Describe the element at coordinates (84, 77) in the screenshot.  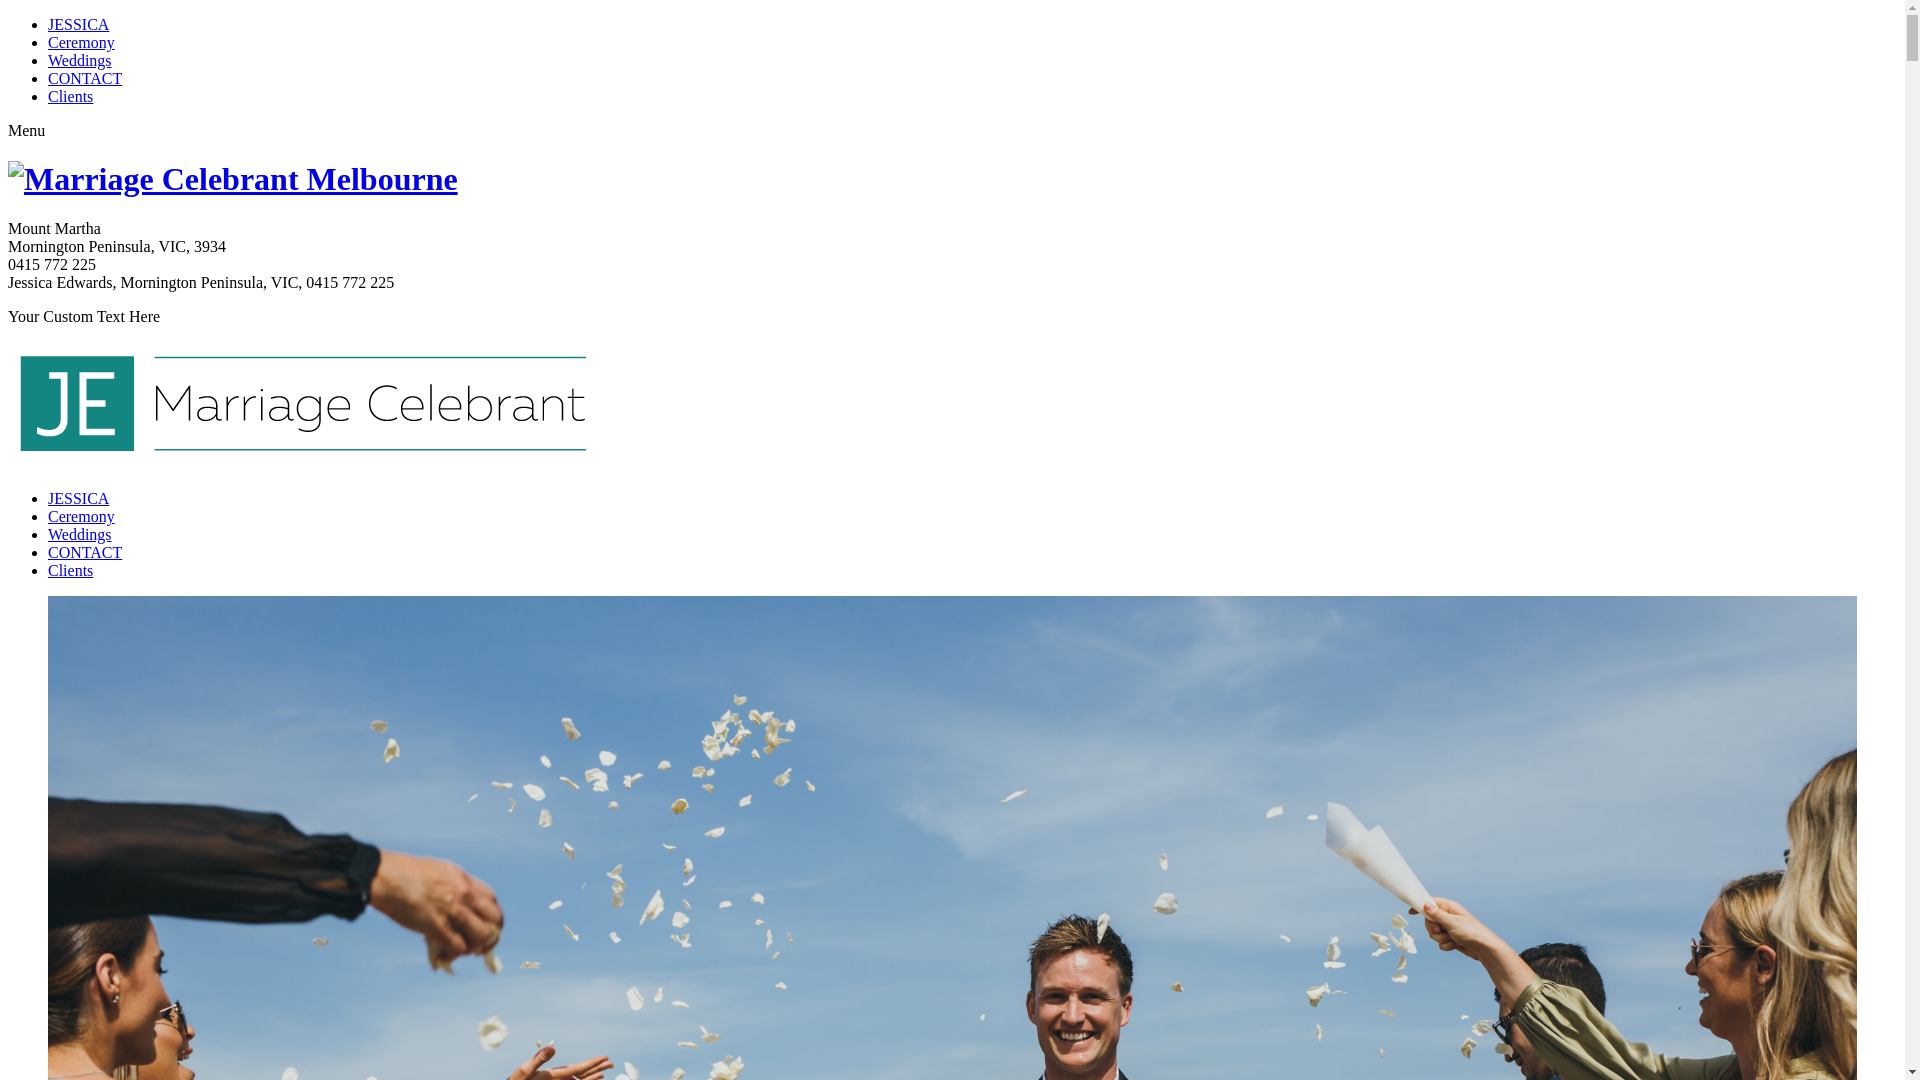
I see `'CONTACT'` at that location.